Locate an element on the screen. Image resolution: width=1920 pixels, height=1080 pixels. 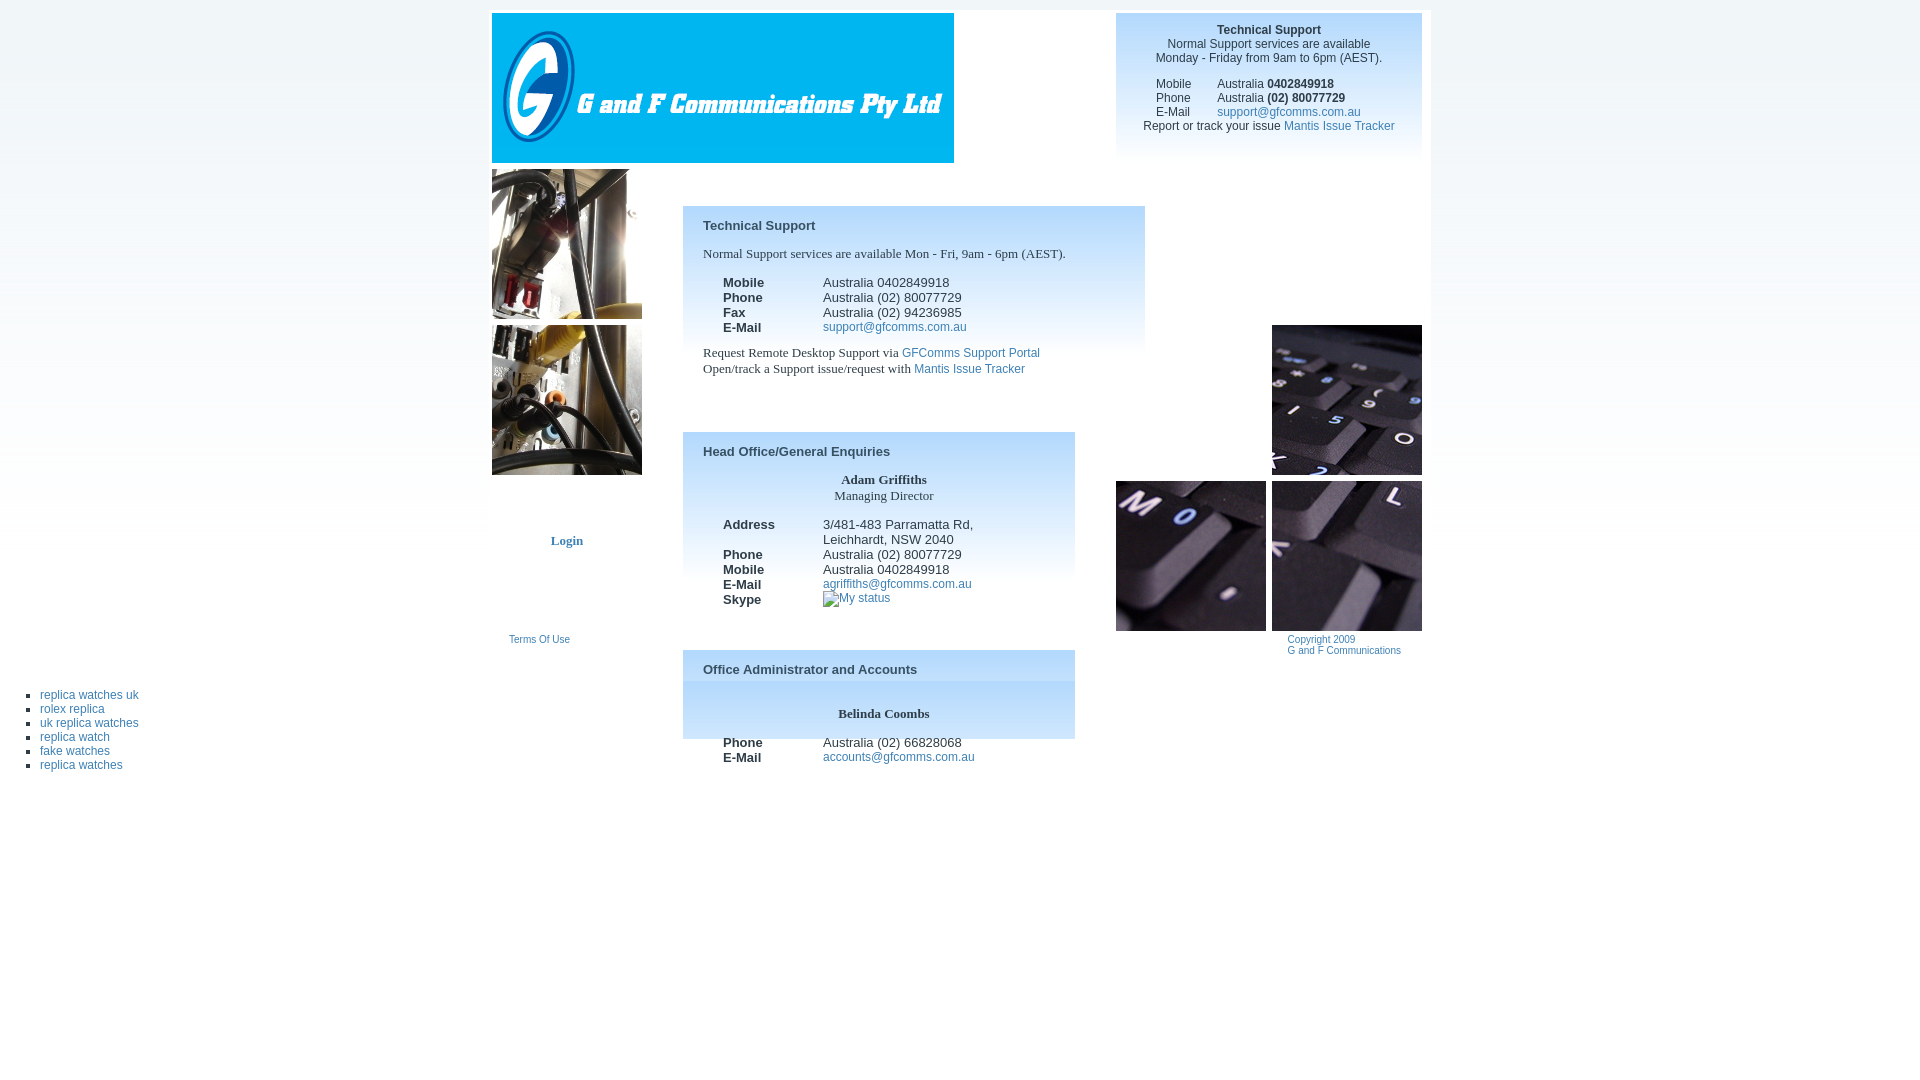
'agriffiths@gfcomms.com.au' is located at coordinates (896, 583).